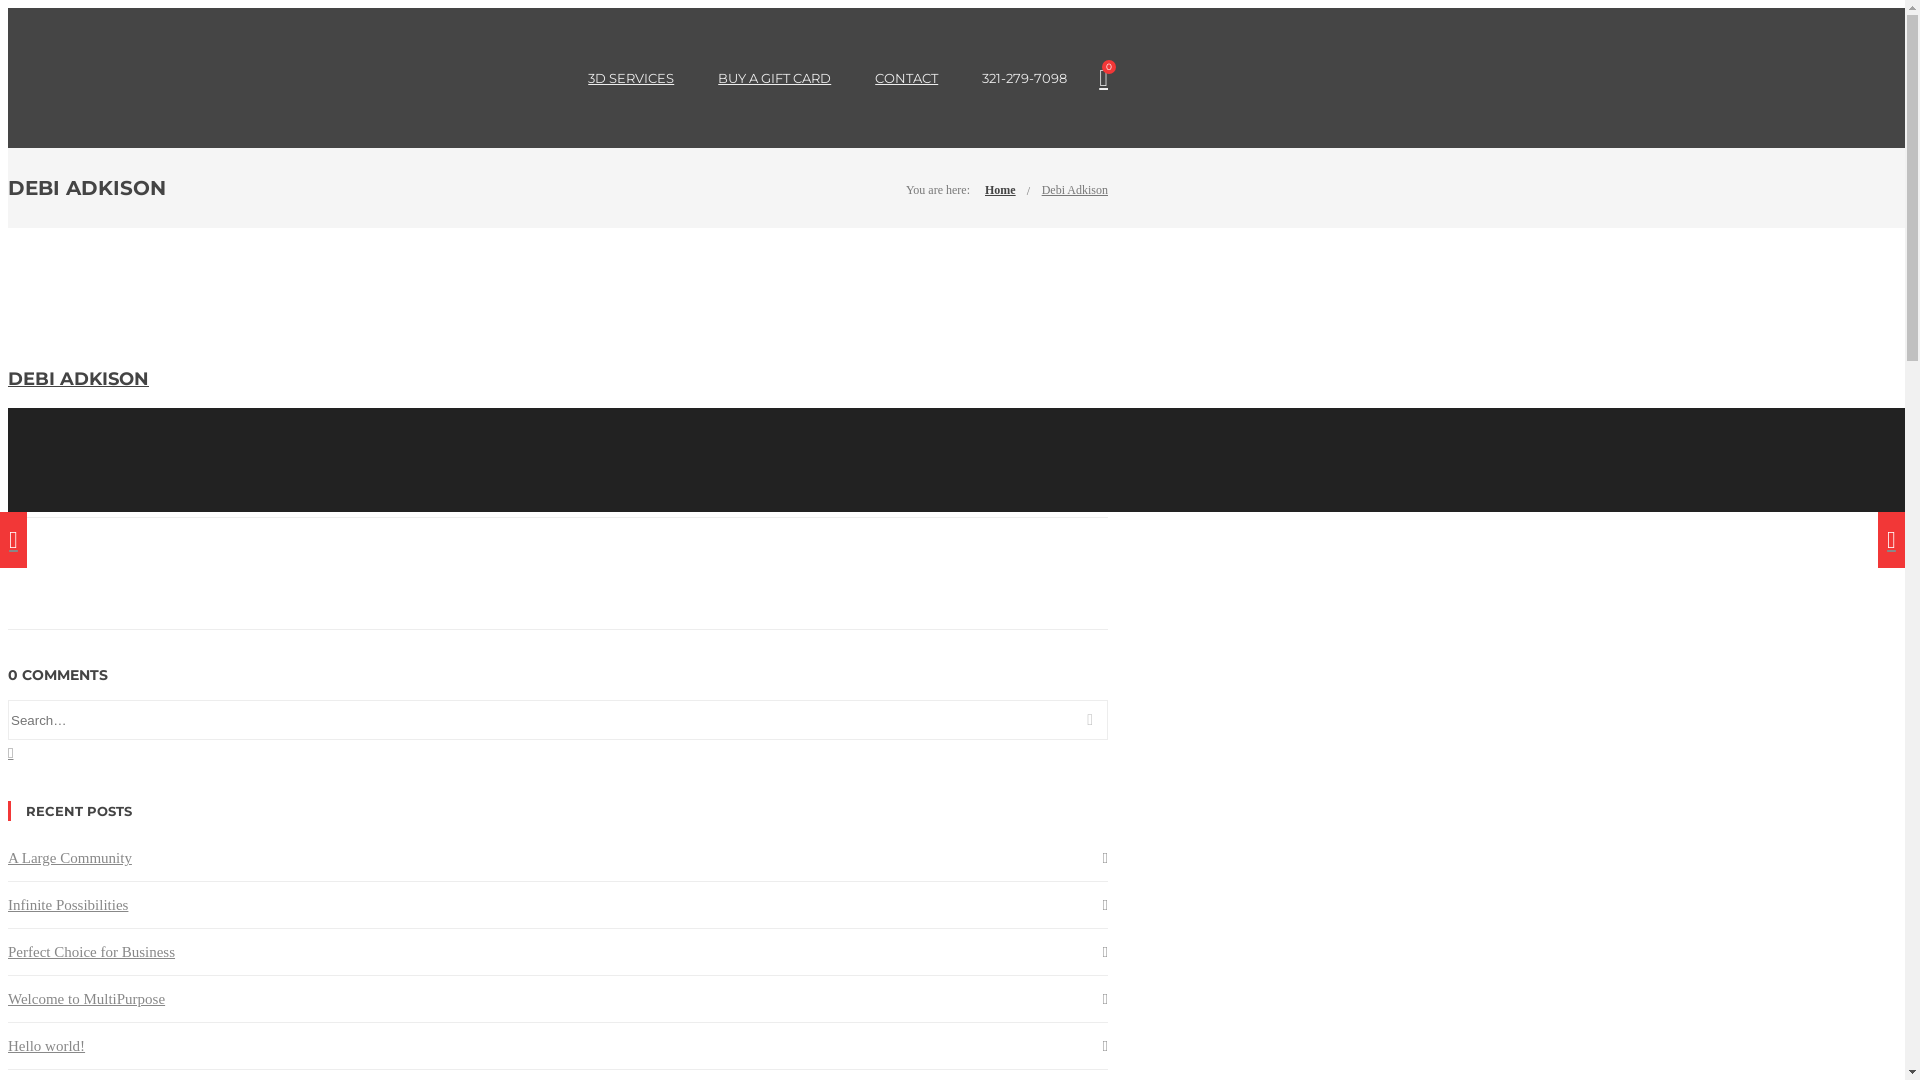  Describe the element at coordinates (773, 76) in the screenshot. I see `'BUY A GIFT CARD'` at that location.